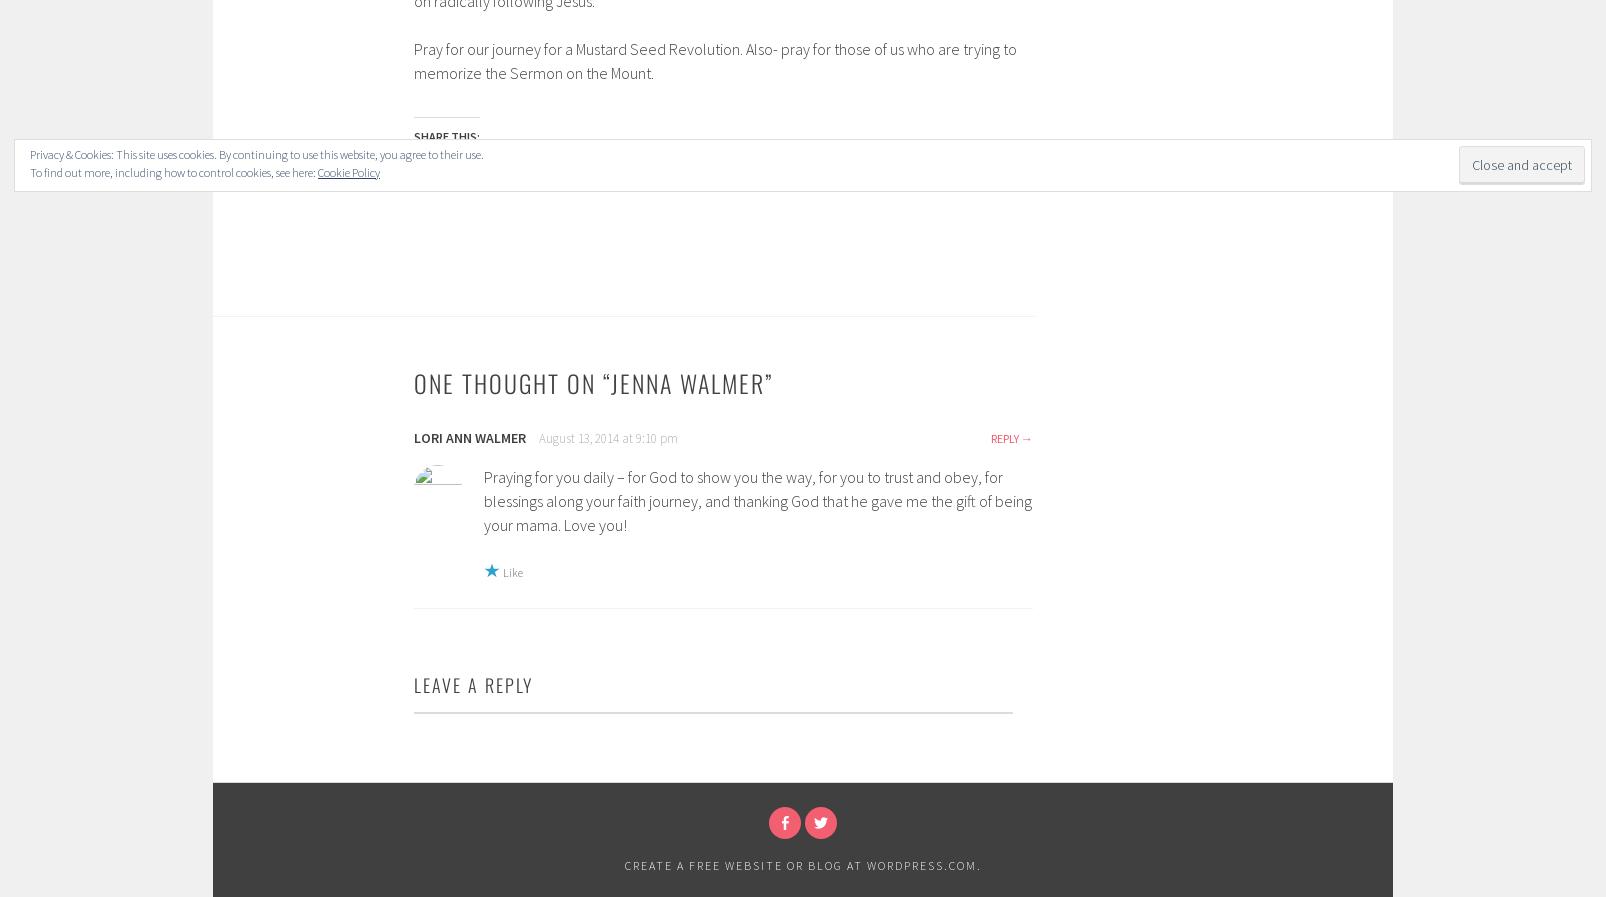 This screenshot has width=1606, height=897. Describe the element at coordinates (608, 437) in the screenshot. I see `'August 13, 2014 at 9:10 pm'` at that location.